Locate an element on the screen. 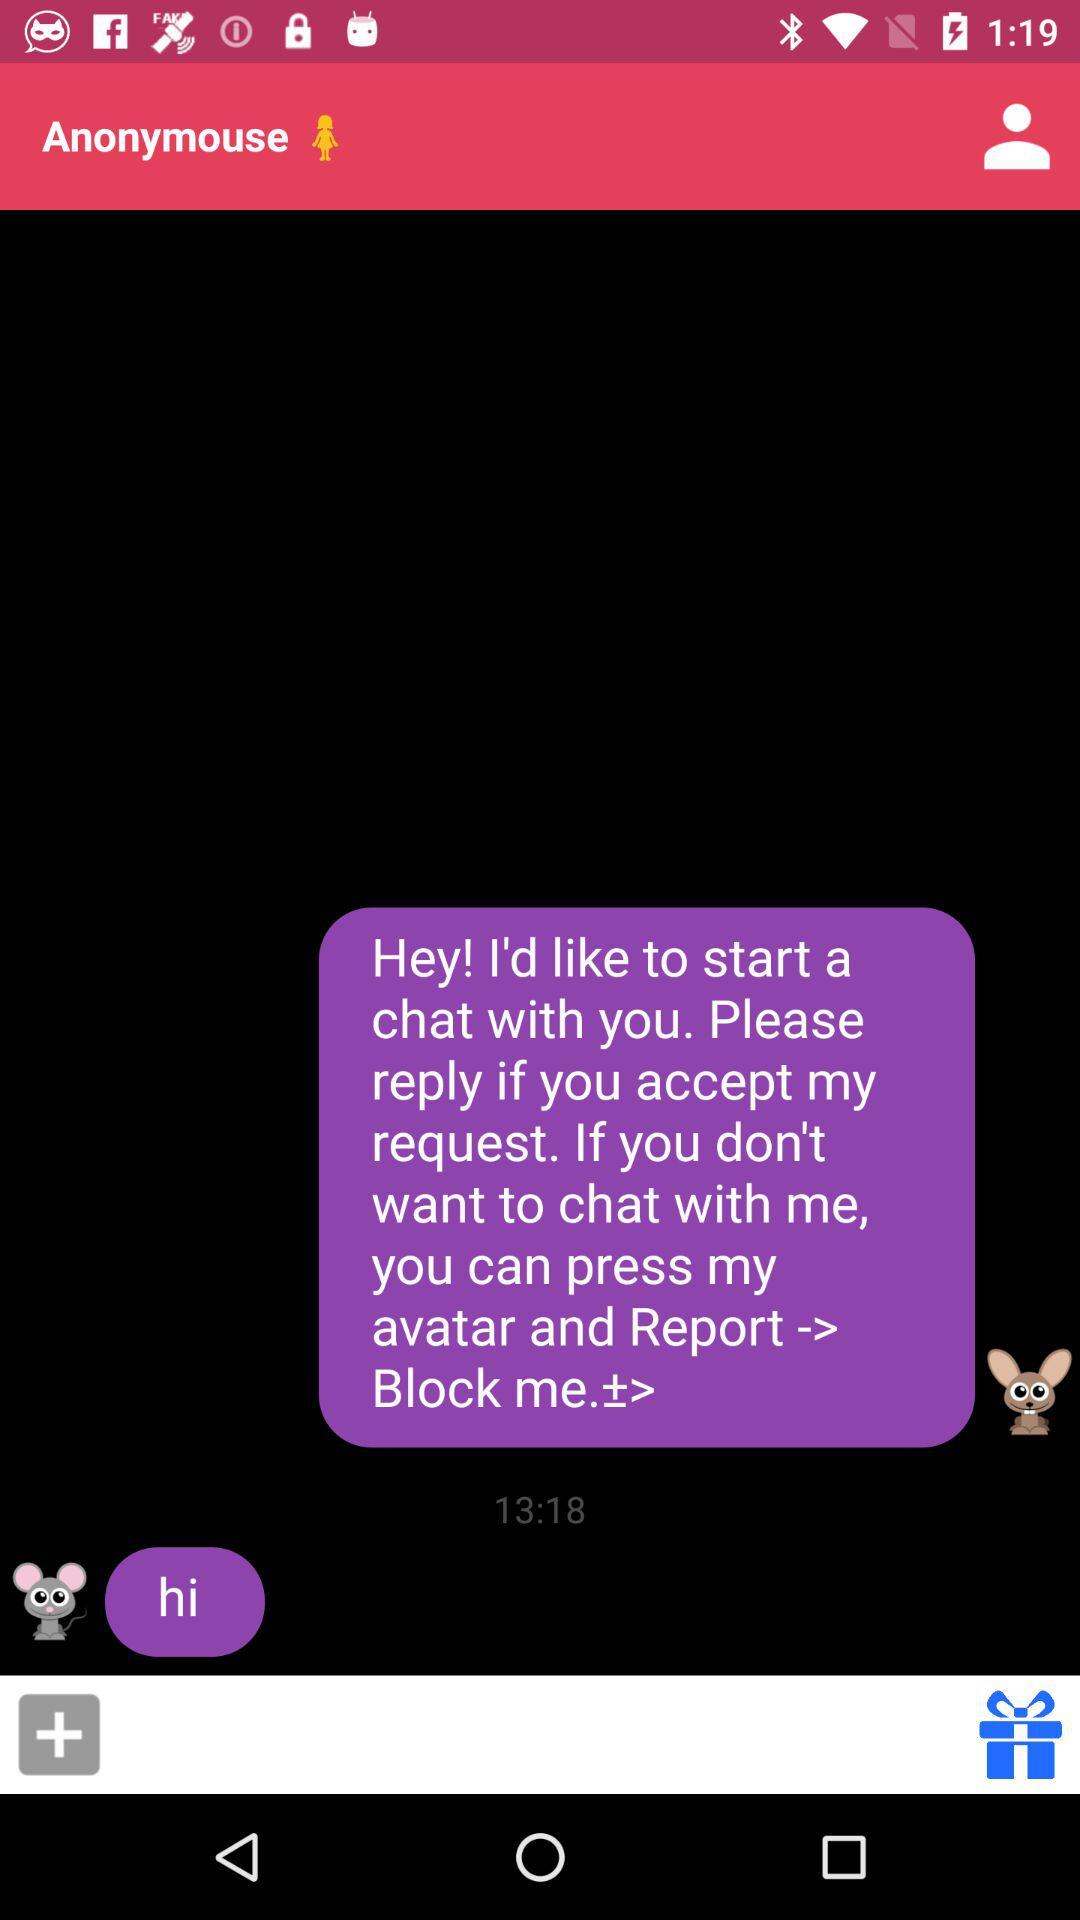 The height and width of the screenshot is (1920, 1080). item above hey i d icon is located at coordinates (1017, 135).